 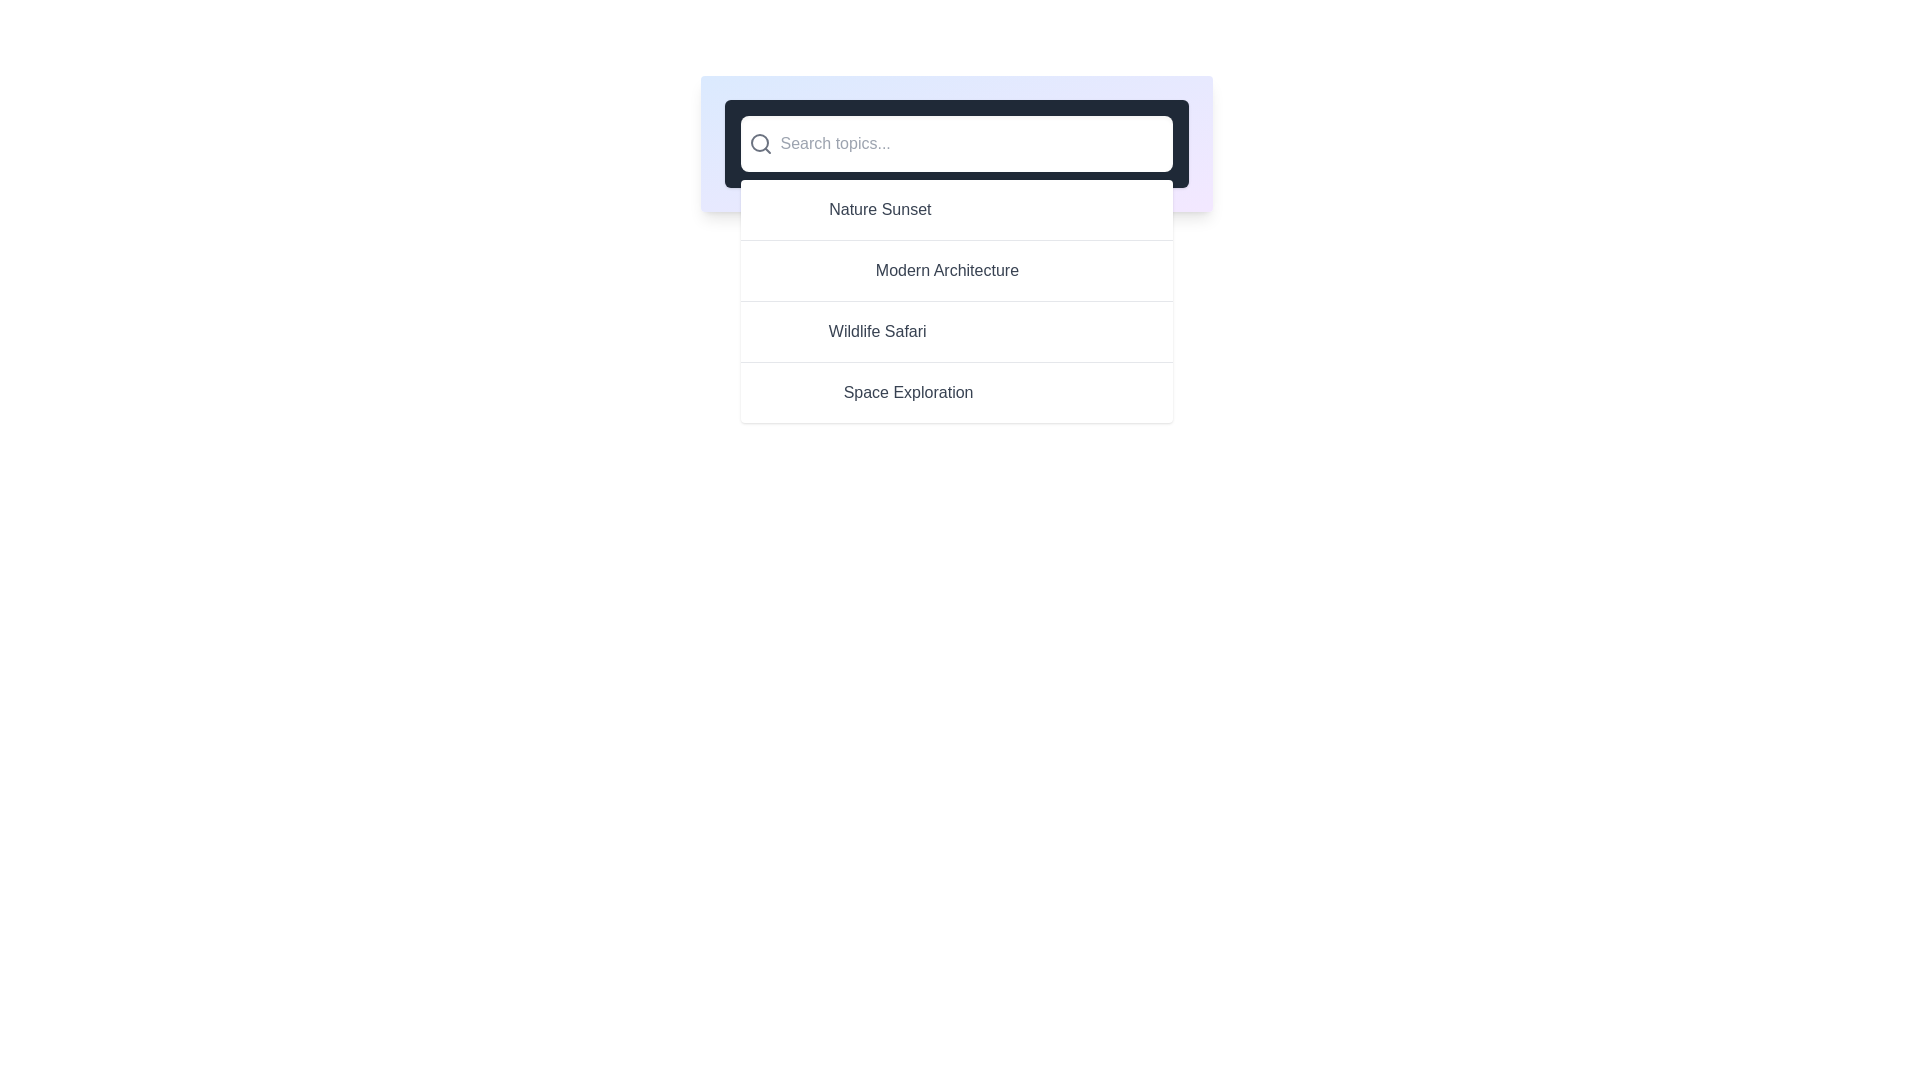 I want to click on the 'Space Exploration' menu item using keyboard navigation, so click(x=955, y=392).